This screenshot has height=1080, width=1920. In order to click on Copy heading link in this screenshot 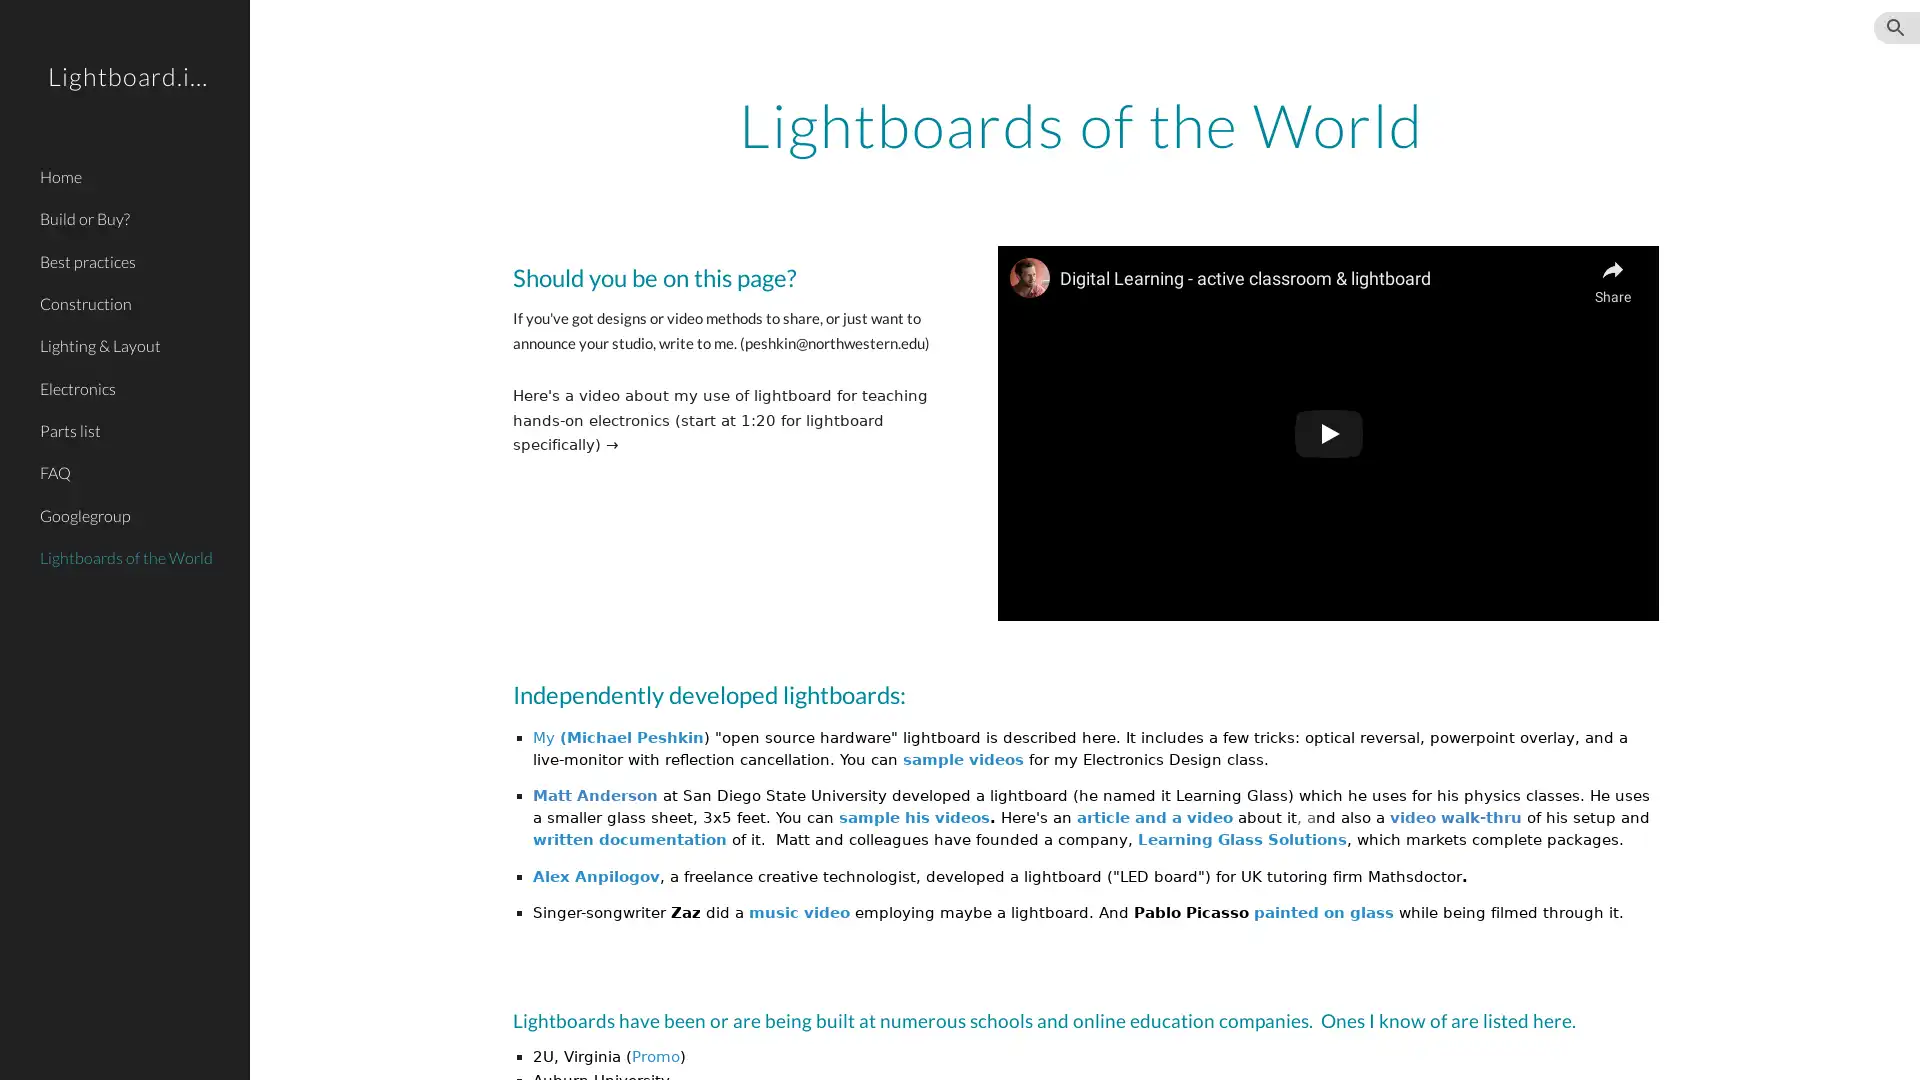, I will do `click(1608, 1018)`.